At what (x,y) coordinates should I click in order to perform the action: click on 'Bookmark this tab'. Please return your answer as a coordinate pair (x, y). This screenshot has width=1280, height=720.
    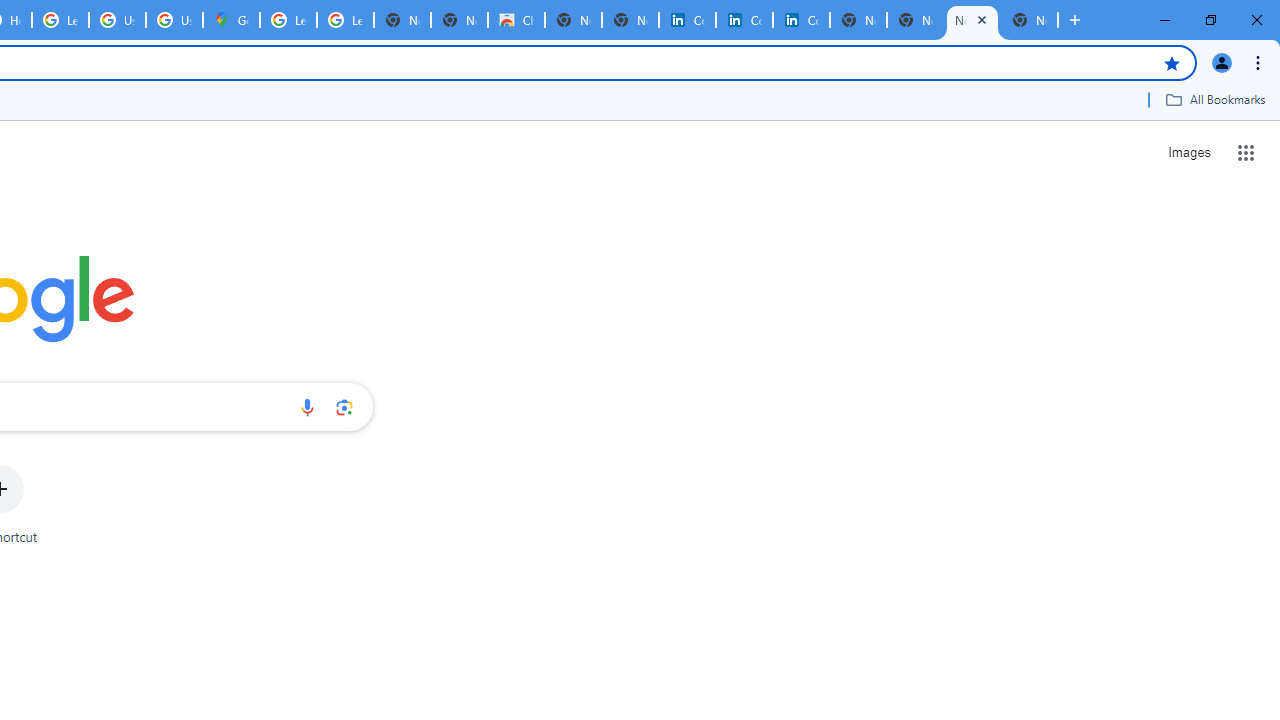
    Looking at the image, I should click on (1171, 61).